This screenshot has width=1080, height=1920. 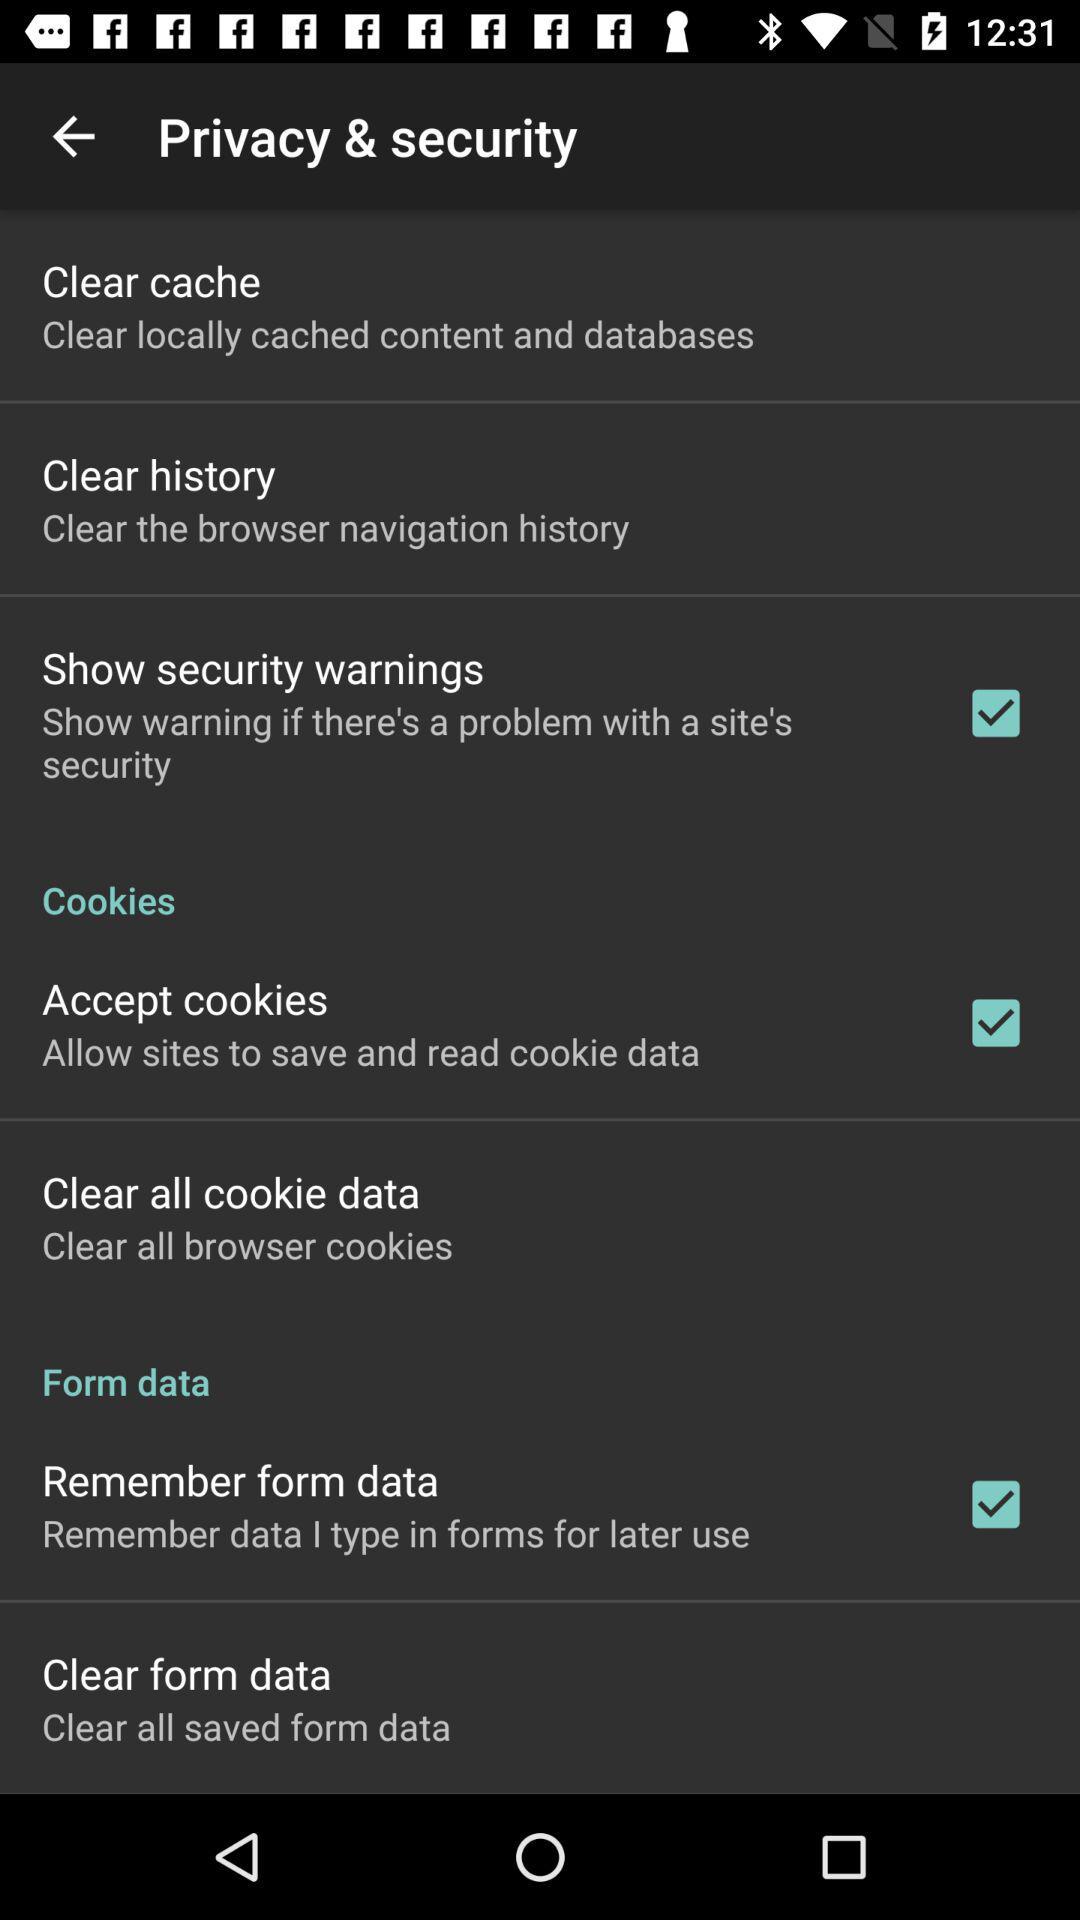 What do you see at coordinates (72, 135) in the screenshot?
I see `icon to the left of privacy & security item` at bounding box center [72, 135].